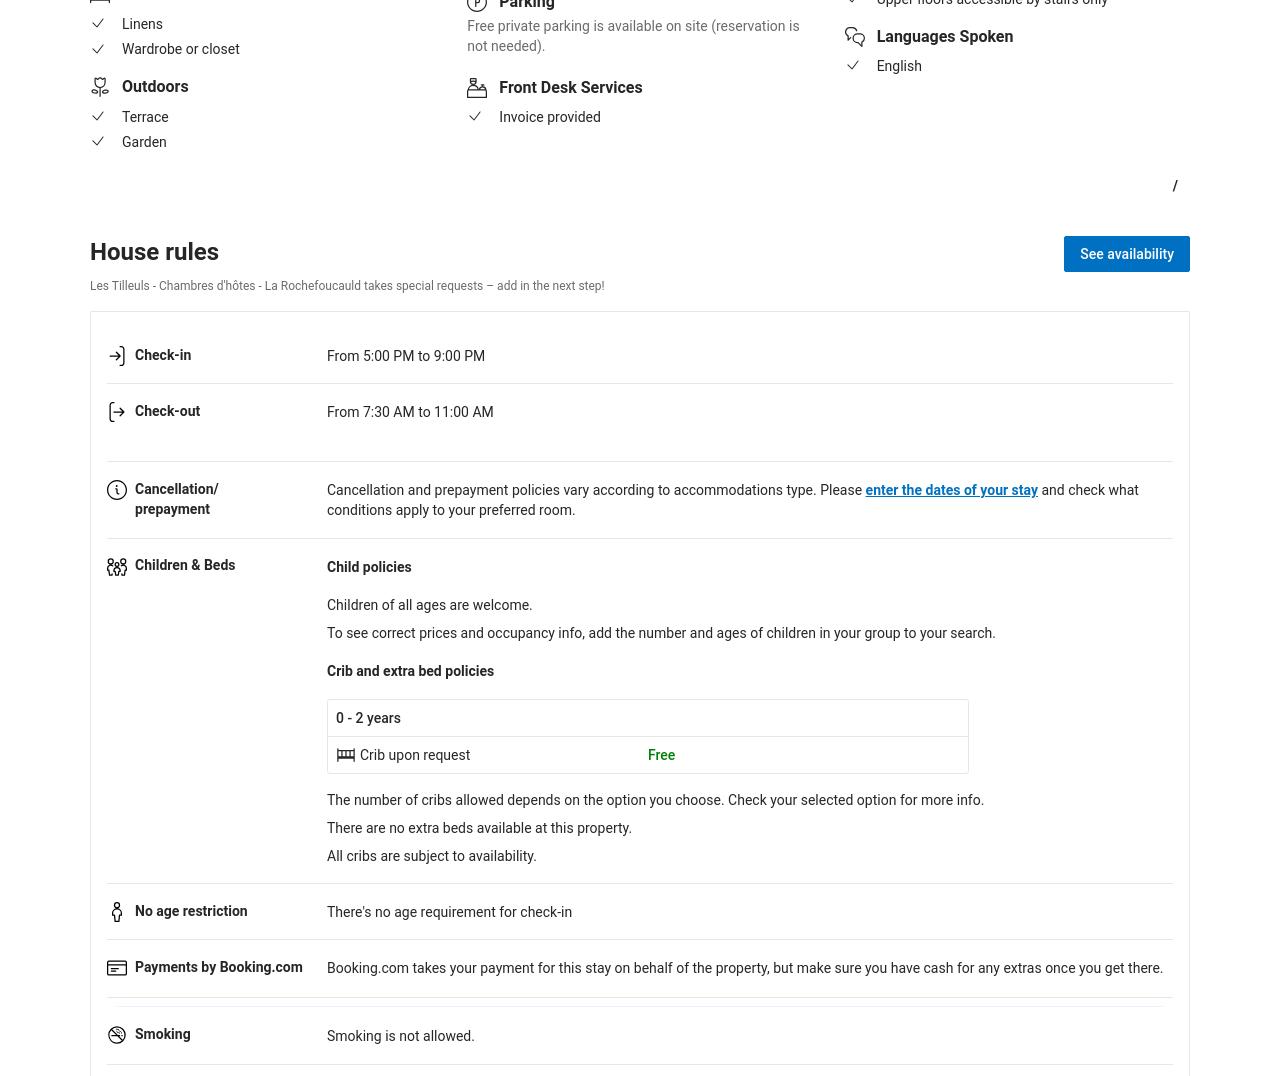 This screenshot has height=1076, width=1280. I want to click on 'Crib and extra bed policies', so click(327, 669).